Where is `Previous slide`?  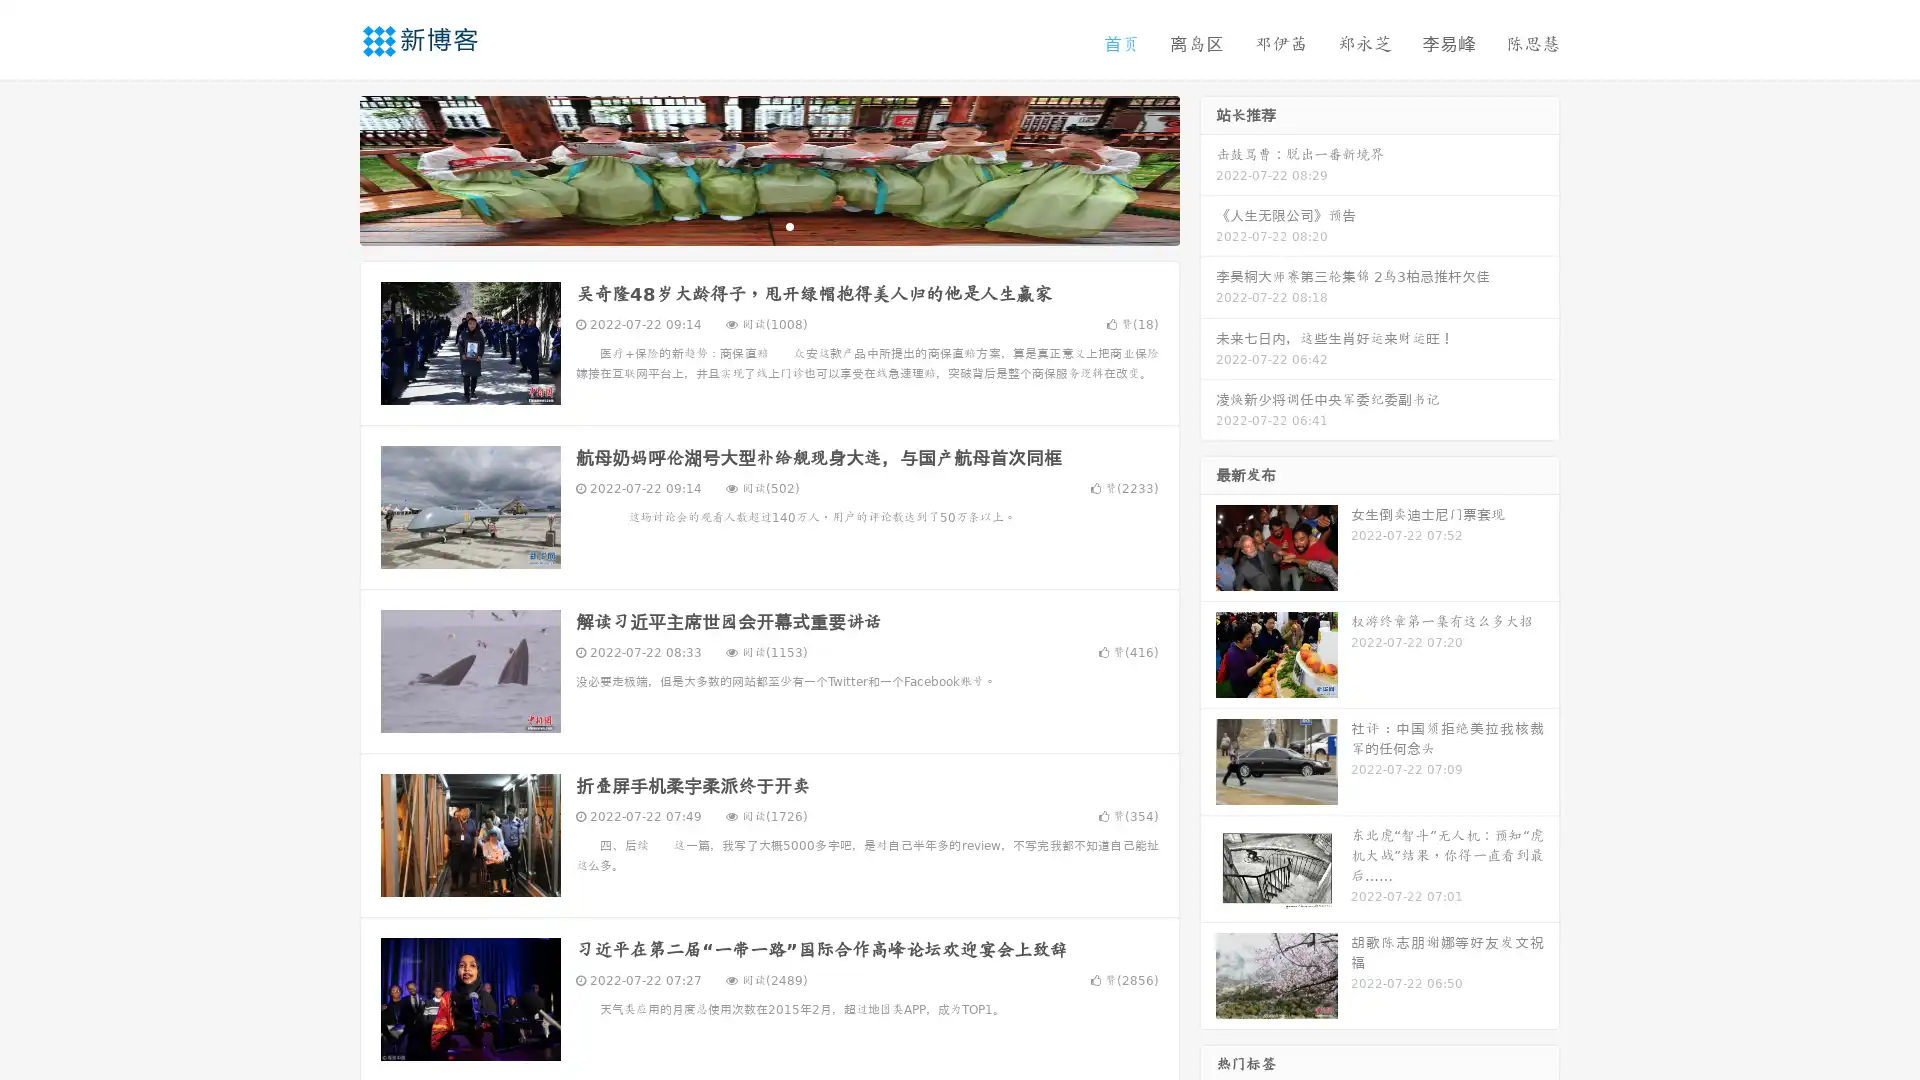
Previous slide is located at coordinates (330, 168).